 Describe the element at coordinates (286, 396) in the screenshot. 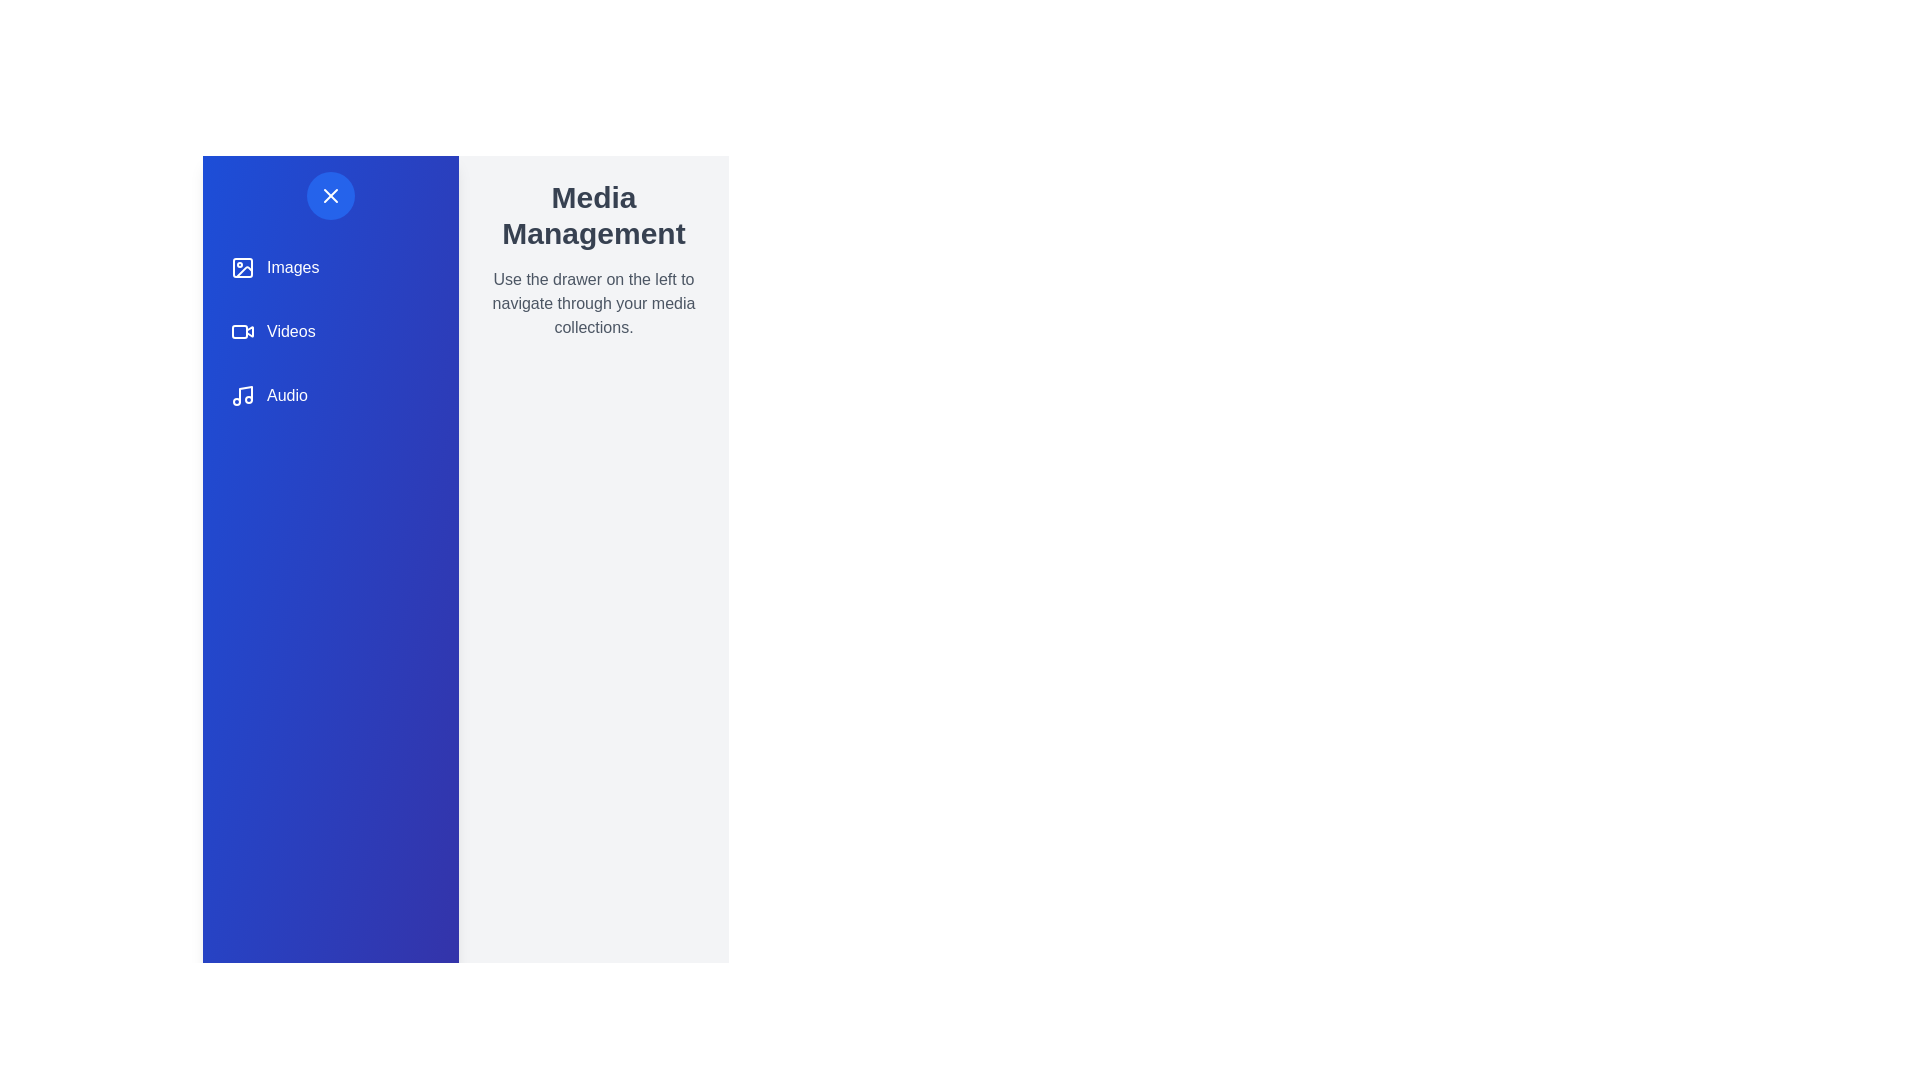

I see `the 'Audio' Text Label element, which is part of a vertical navigation list on the blue sidebar and positioned in the third row, below 'Images' and 'Videos'` at that location.